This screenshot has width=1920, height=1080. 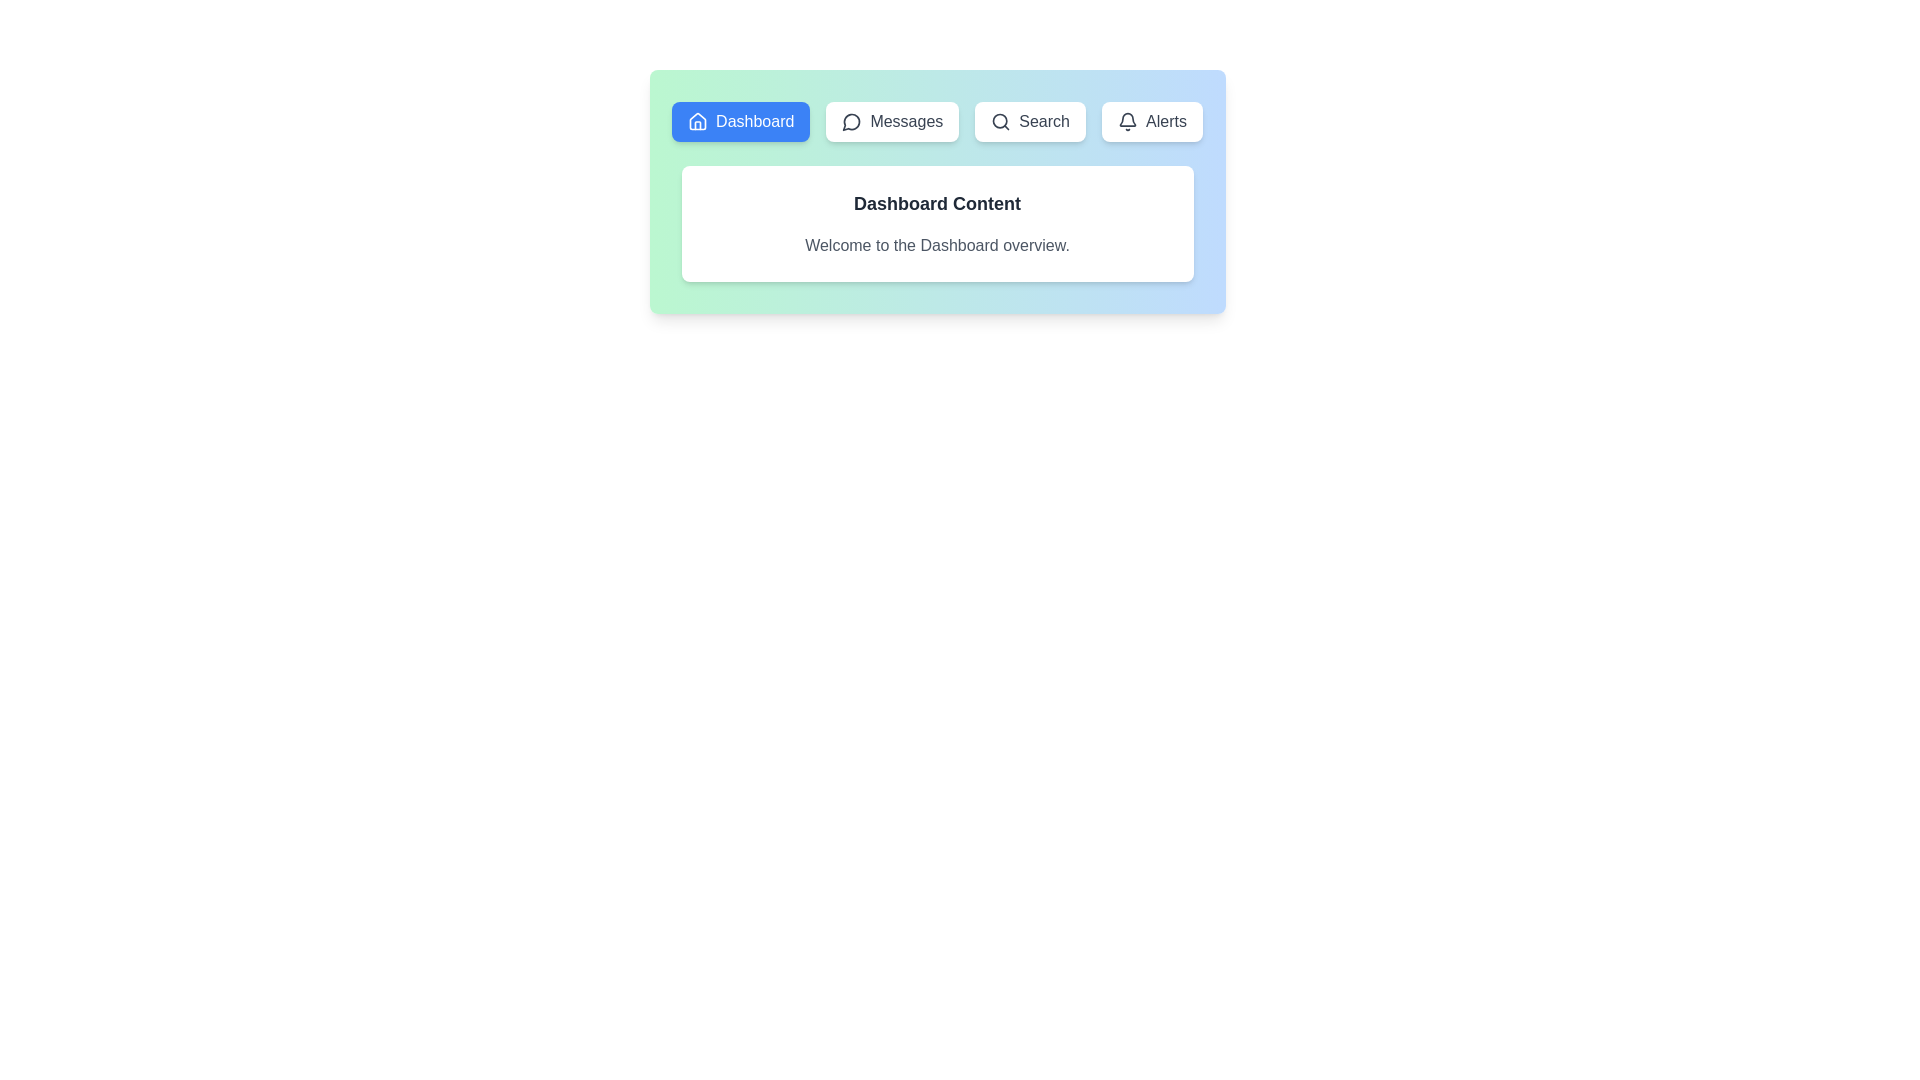 What do you see at coordinates (1030, 122) in the screenshot?
I see `the tab labeled Search` at bounding box center [1030, 122].